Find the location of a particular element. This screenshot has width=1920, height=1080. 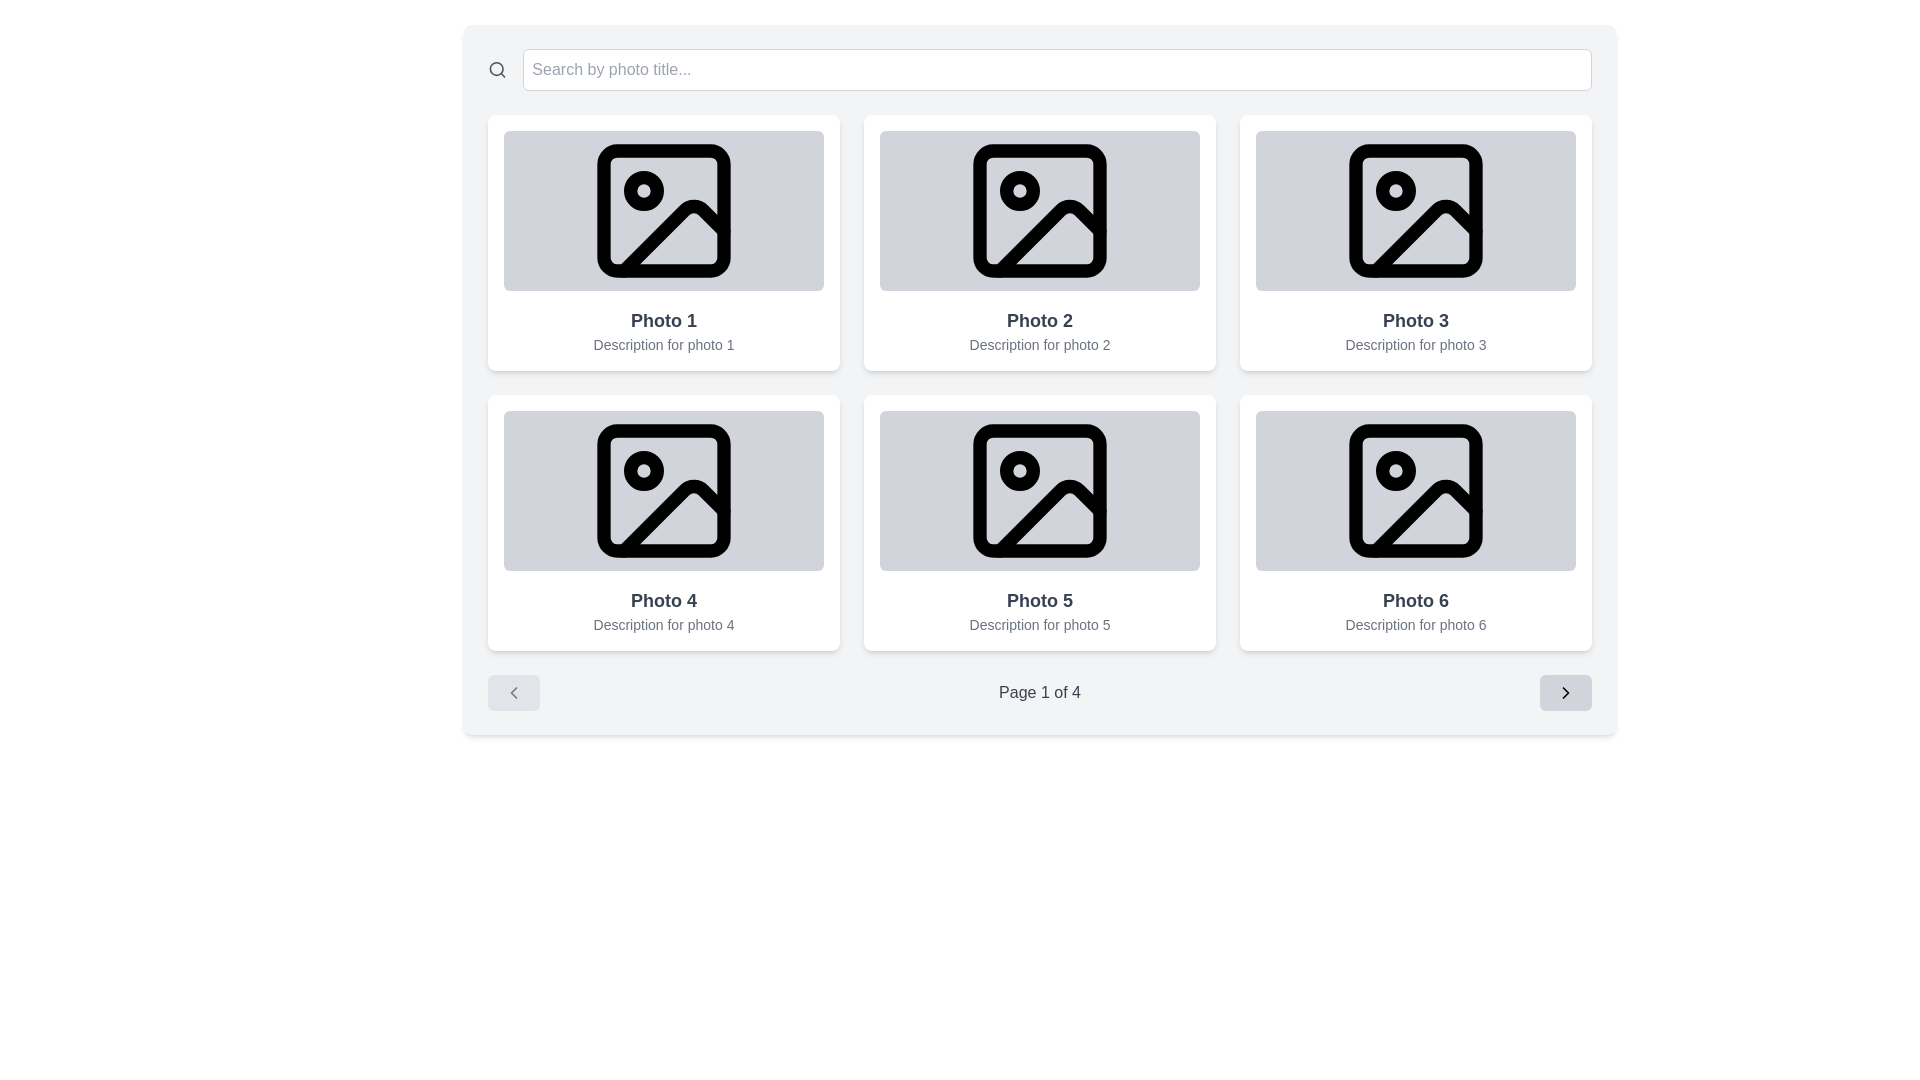

the text label reading 'Description for photo 4', which is styled in a small font size and gray color, located below the 'Photo 4' label within the card layout is located at coordinates (663, 623).